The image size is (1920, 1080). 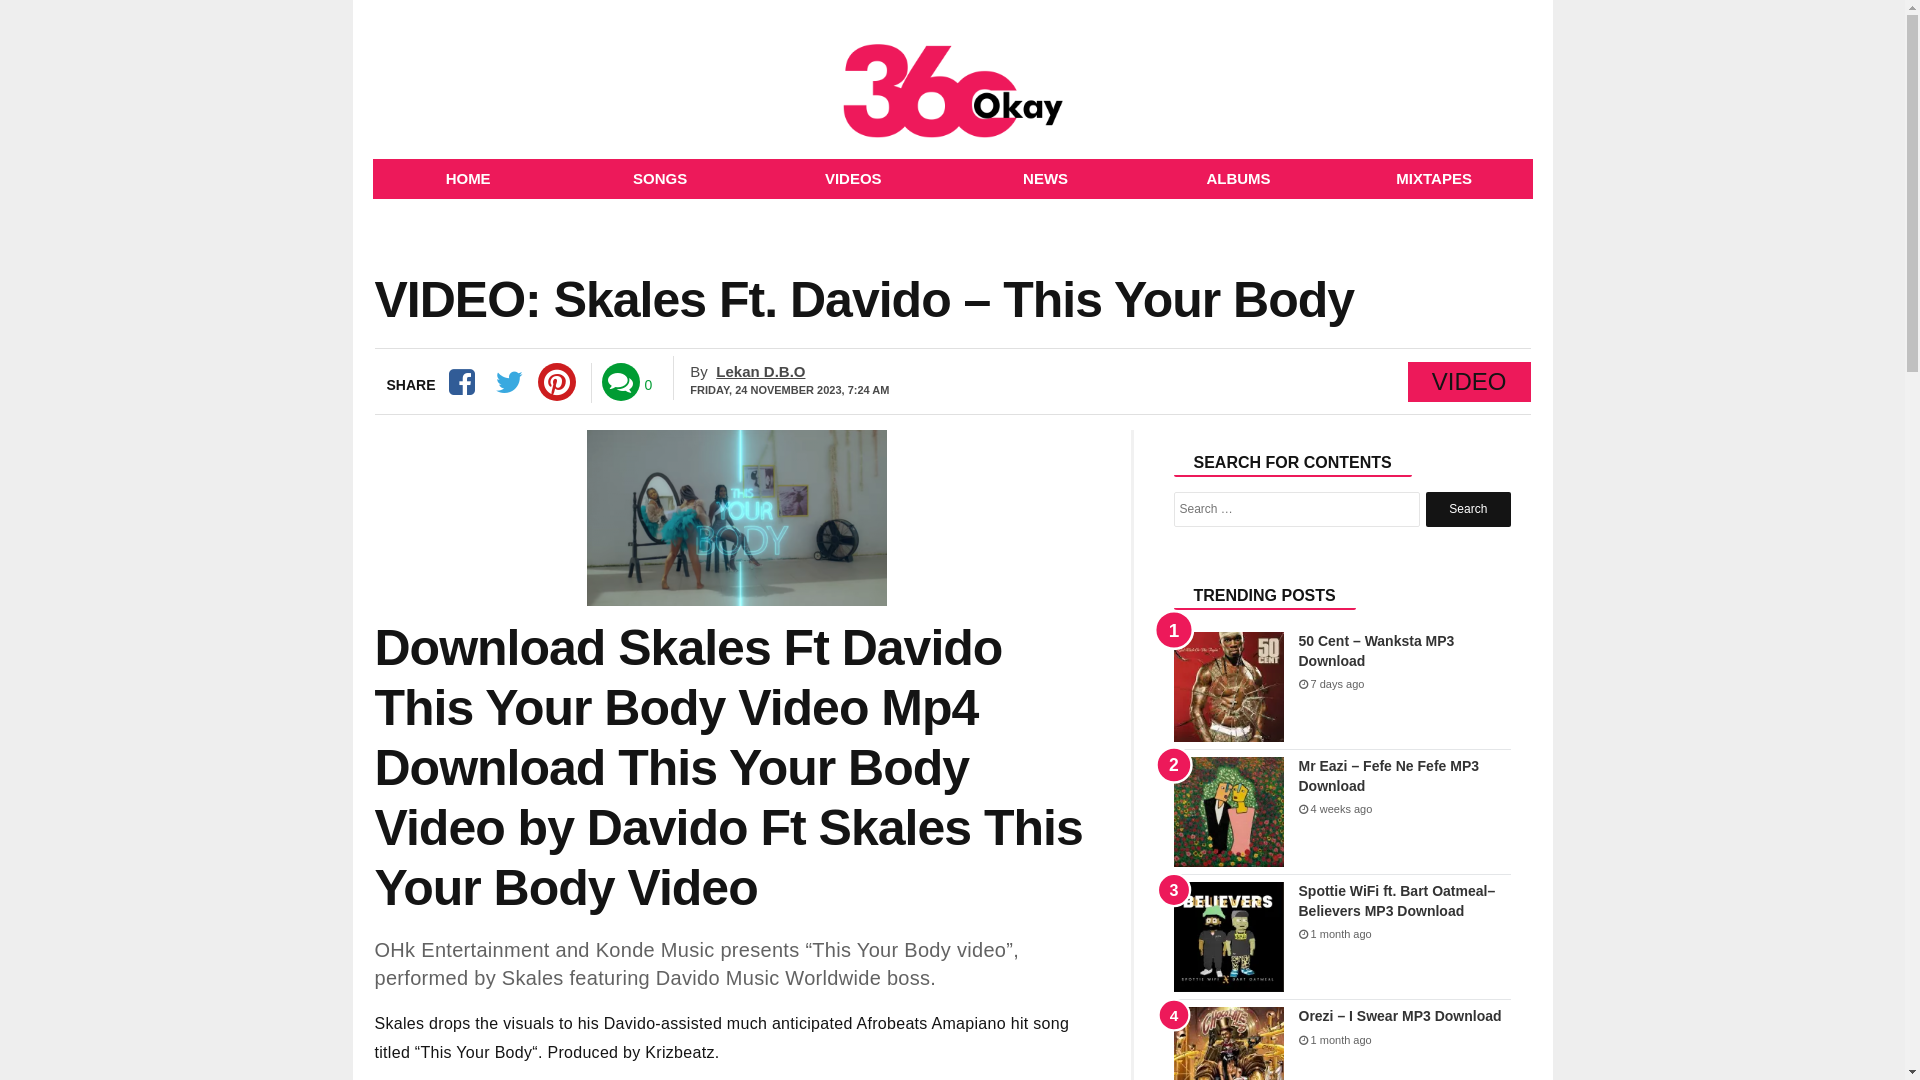 What do you see at coordinates (648, 385) in the screenshot?
I see `'0'` at bounding box center [648, 385].